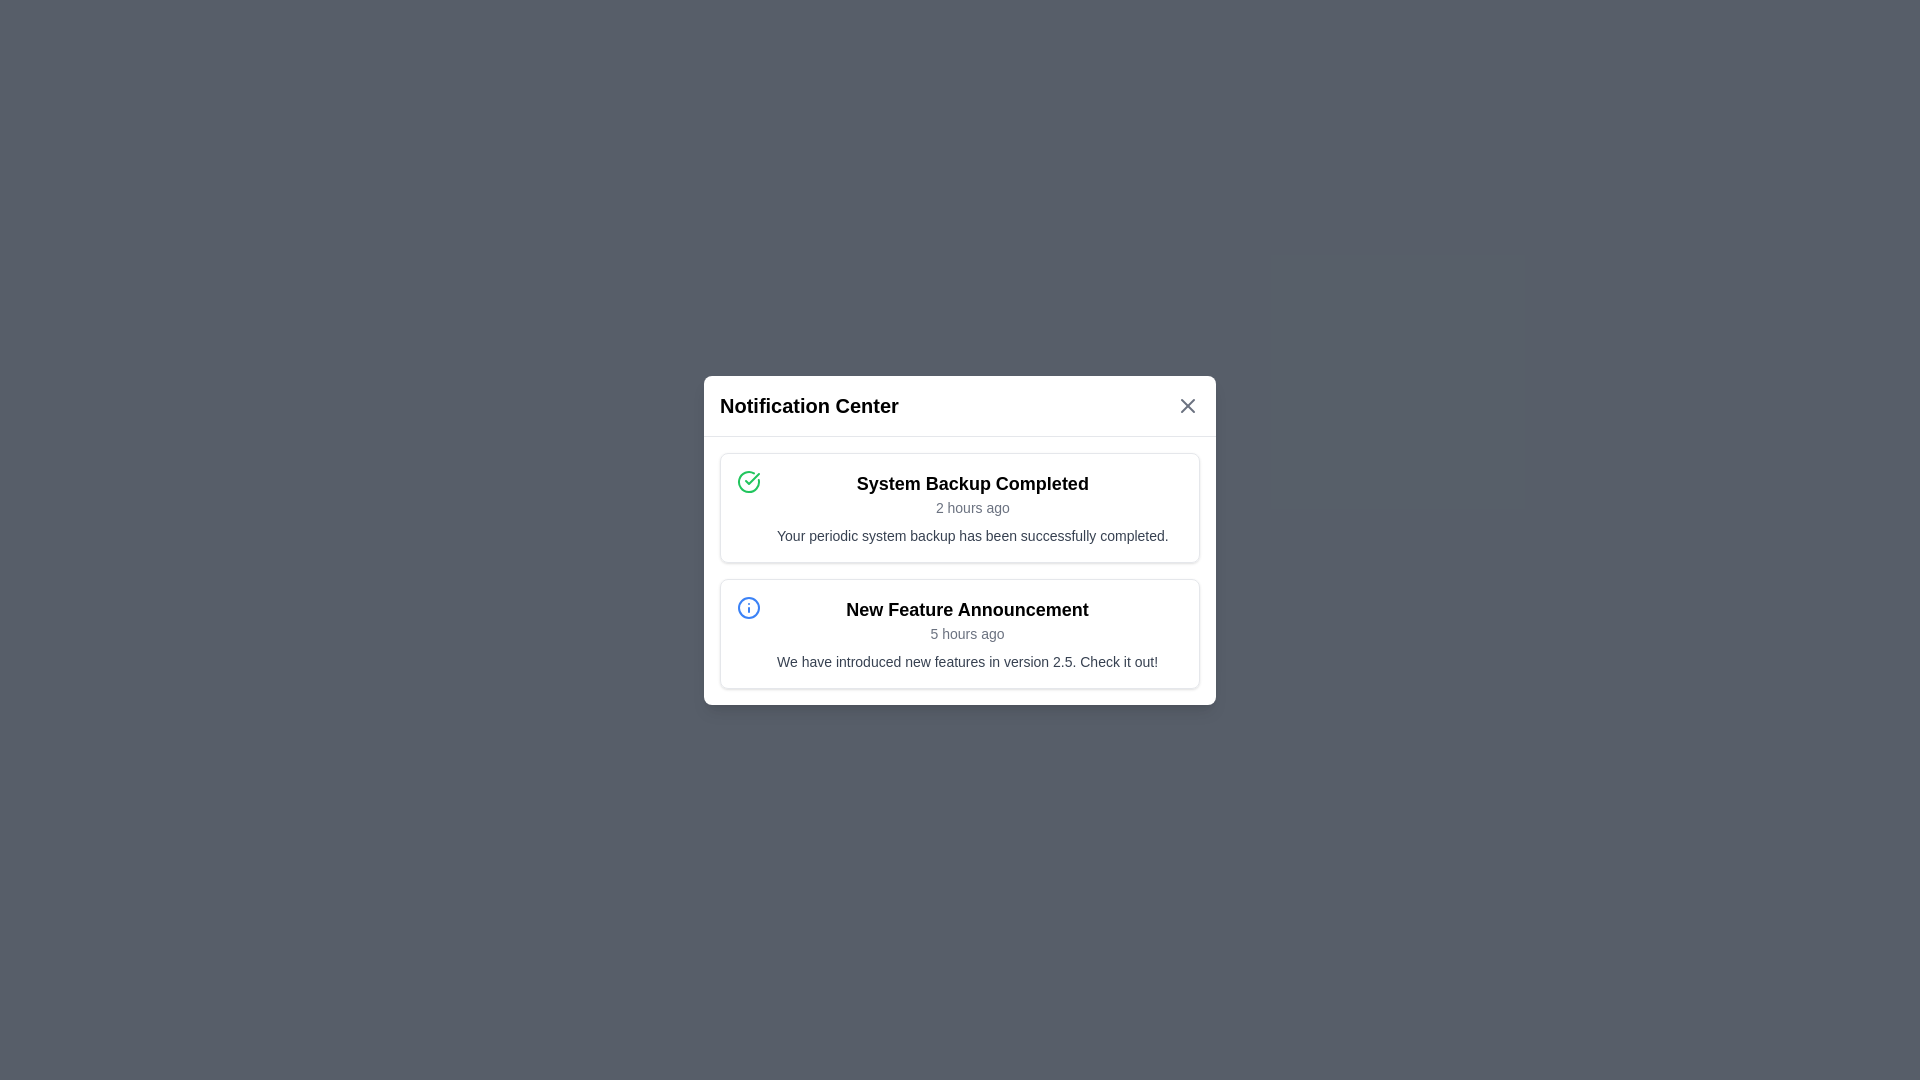  What do you see at coordinates (747, 481) in the screenshot?
I see `the Success icon, which is a green circular checkmark symbolizing a completed action, located to the left of the text 'System Backup Completed'` at bounding box center [747, 481].